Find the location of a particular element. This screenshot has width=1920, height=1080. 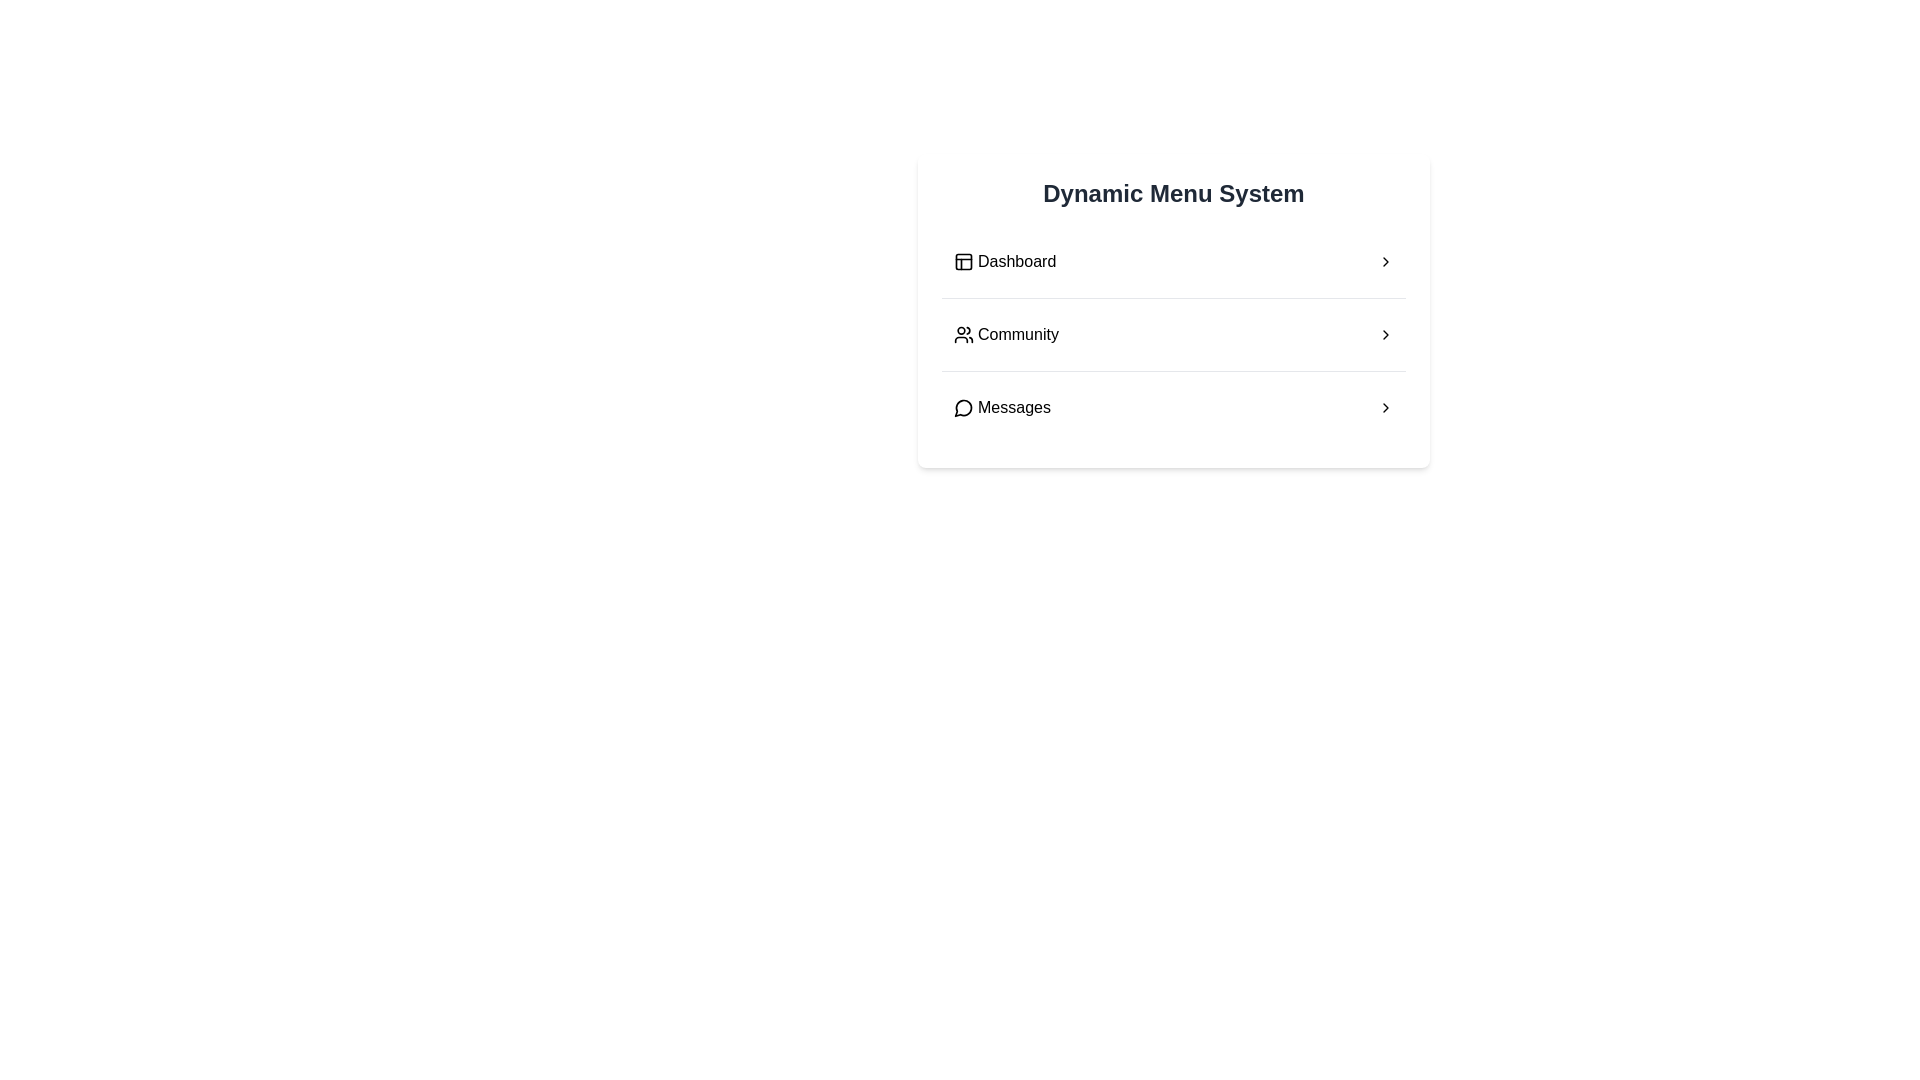

the second item in the vertical menu list, which serves as a navigation option is located at coordinates (1006, 334).